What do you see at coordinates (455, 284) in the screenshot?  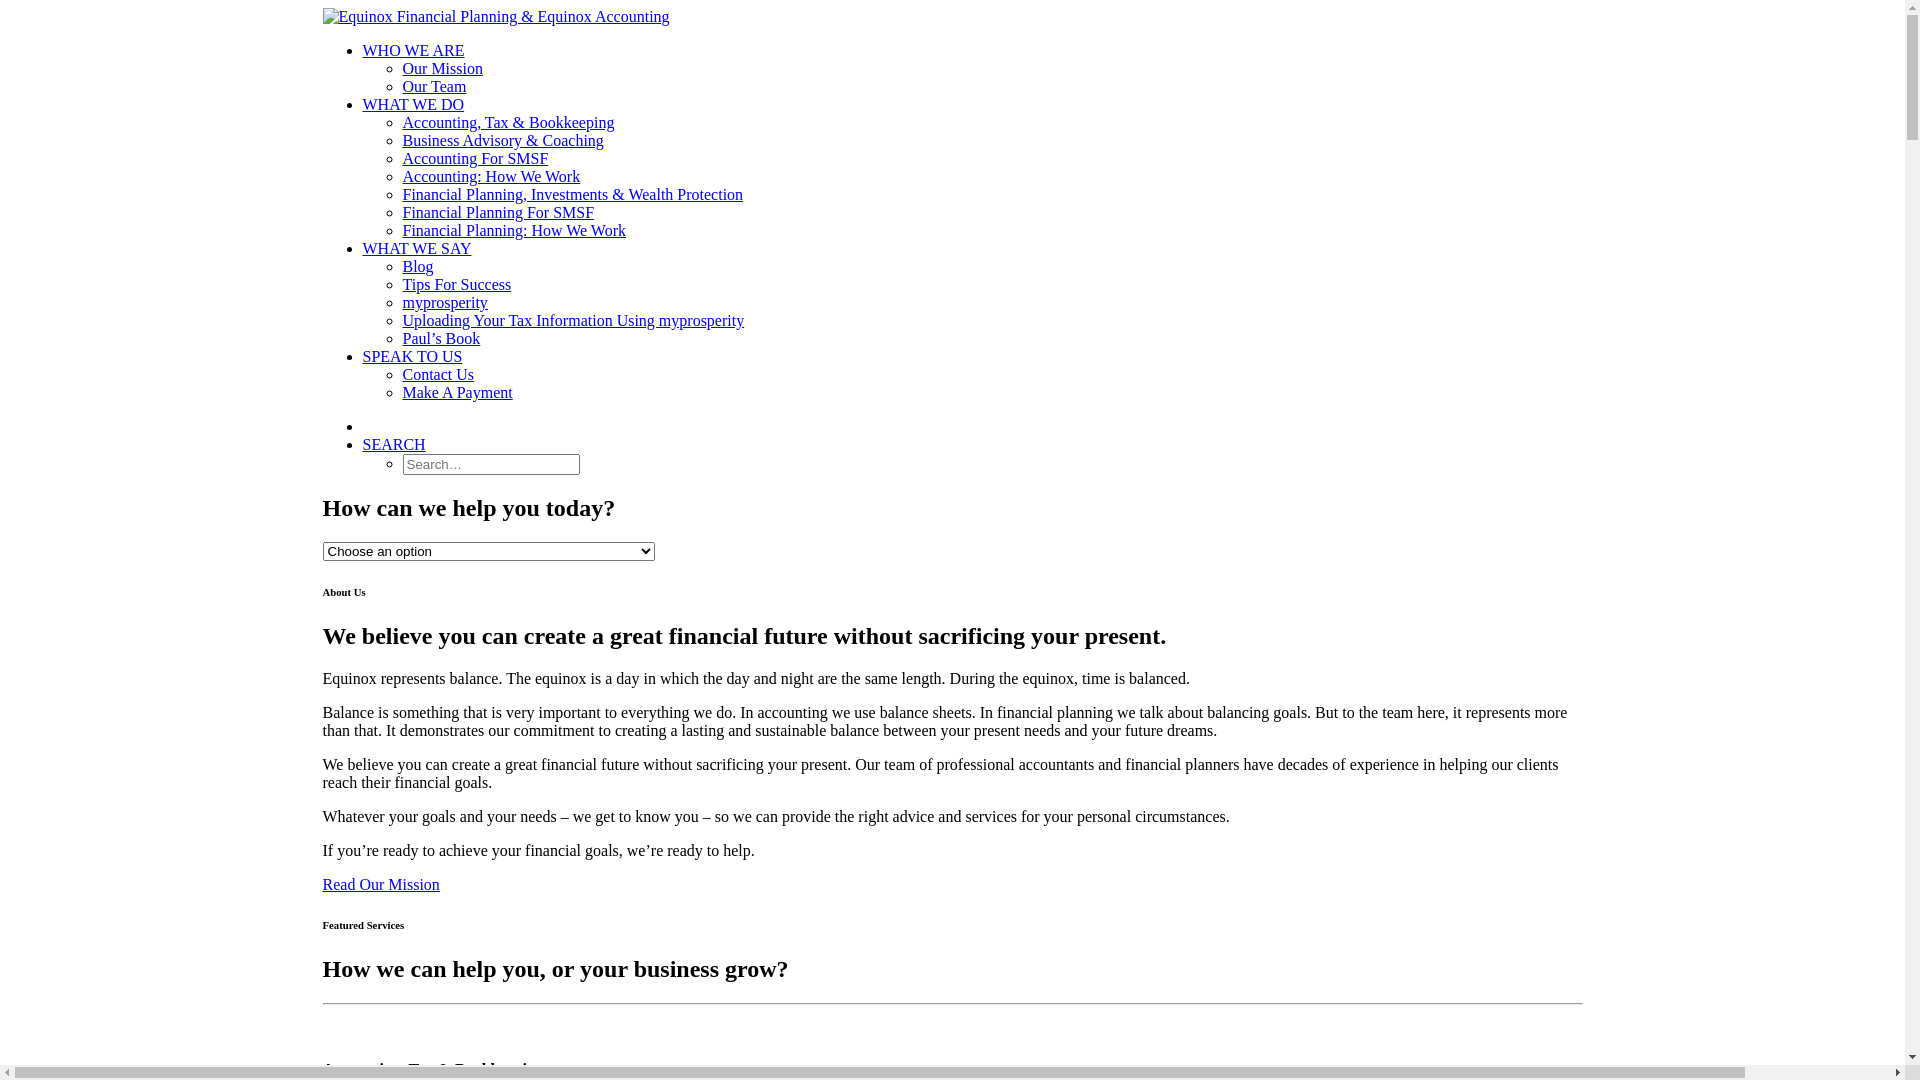 I see `'Tips For Success'` at bounding box center [455, 284].